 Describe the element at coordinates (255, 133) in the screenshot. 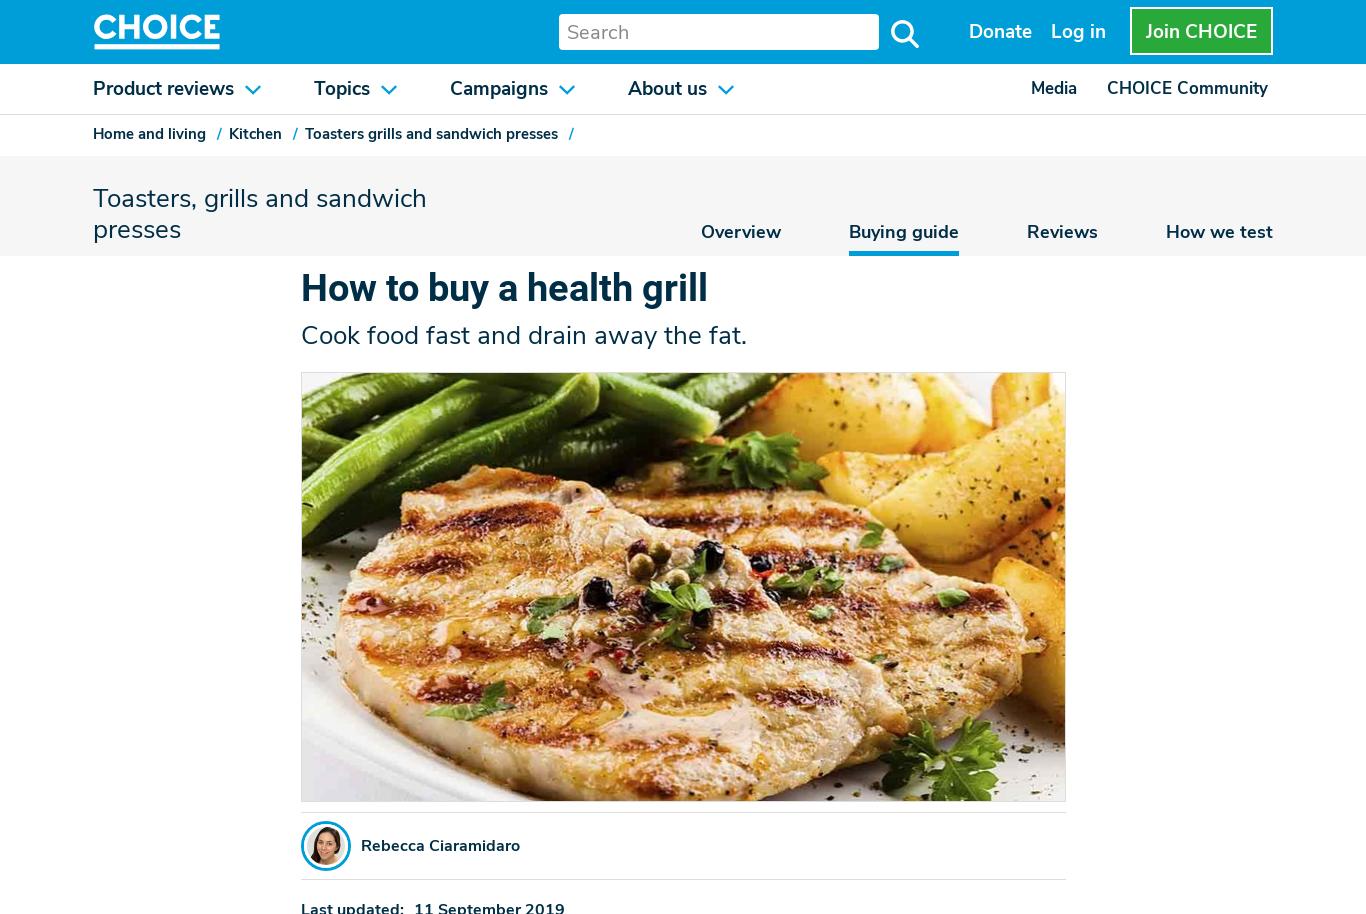

I see `'Kitchen'` at that location.